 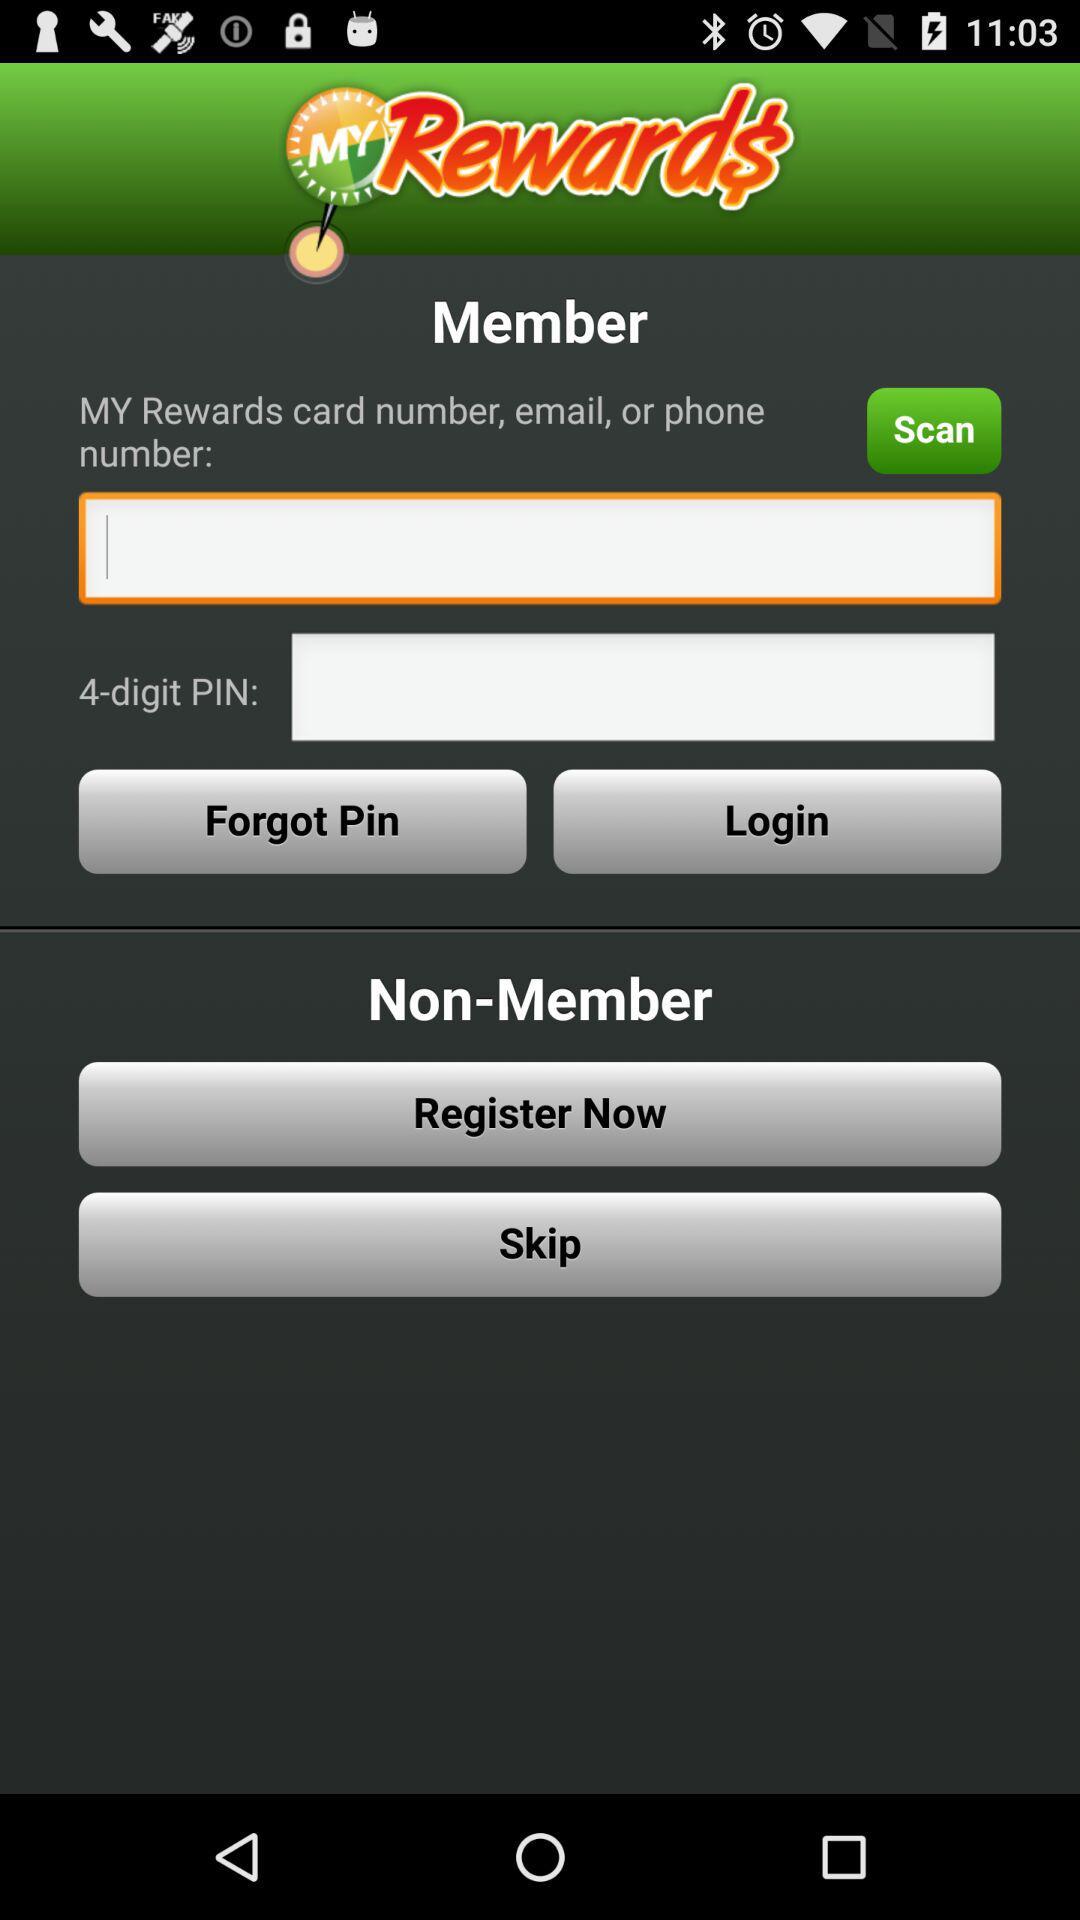 What do you see at coordinates (776, 821) in the screenshot?
I see `the icon next to the forgot pin` at bounding box center [776, 821].